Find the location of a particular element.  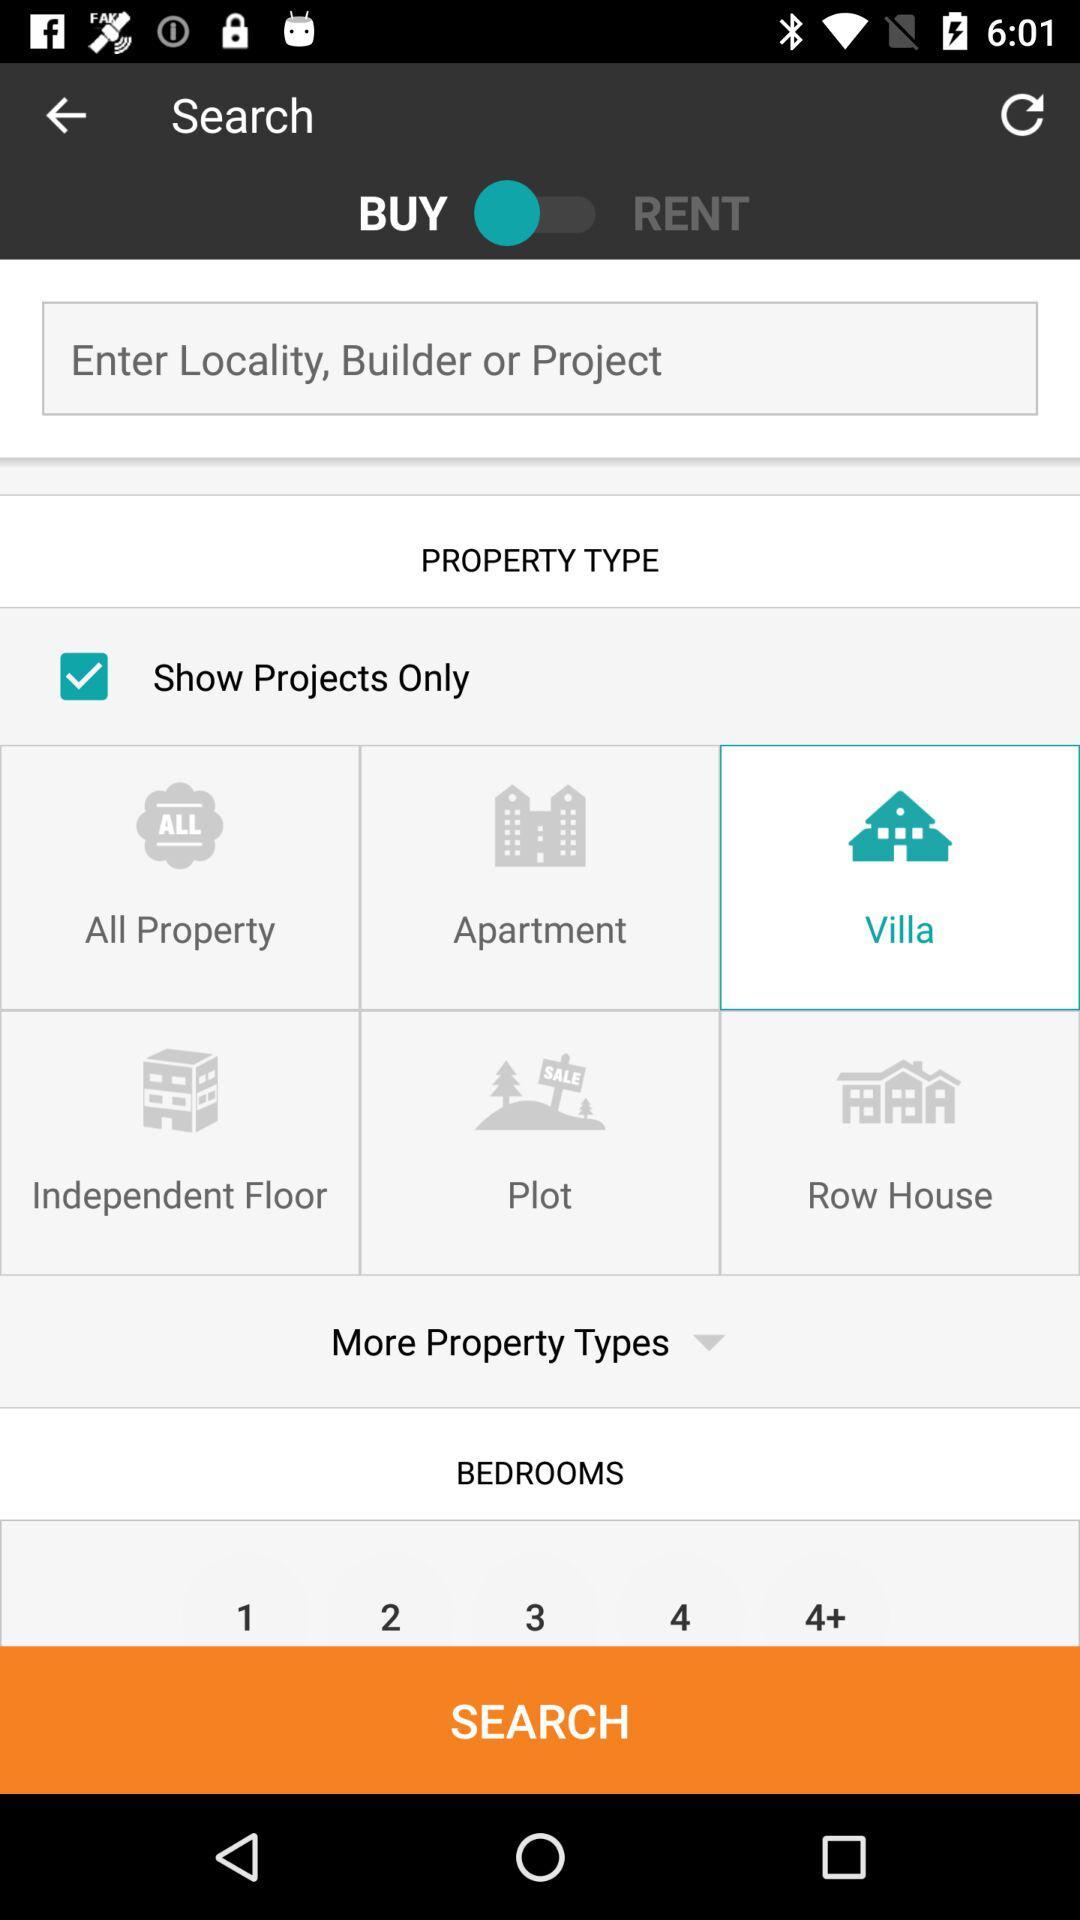

the icon next to the 4 item is located at coordinates (534, 1597).